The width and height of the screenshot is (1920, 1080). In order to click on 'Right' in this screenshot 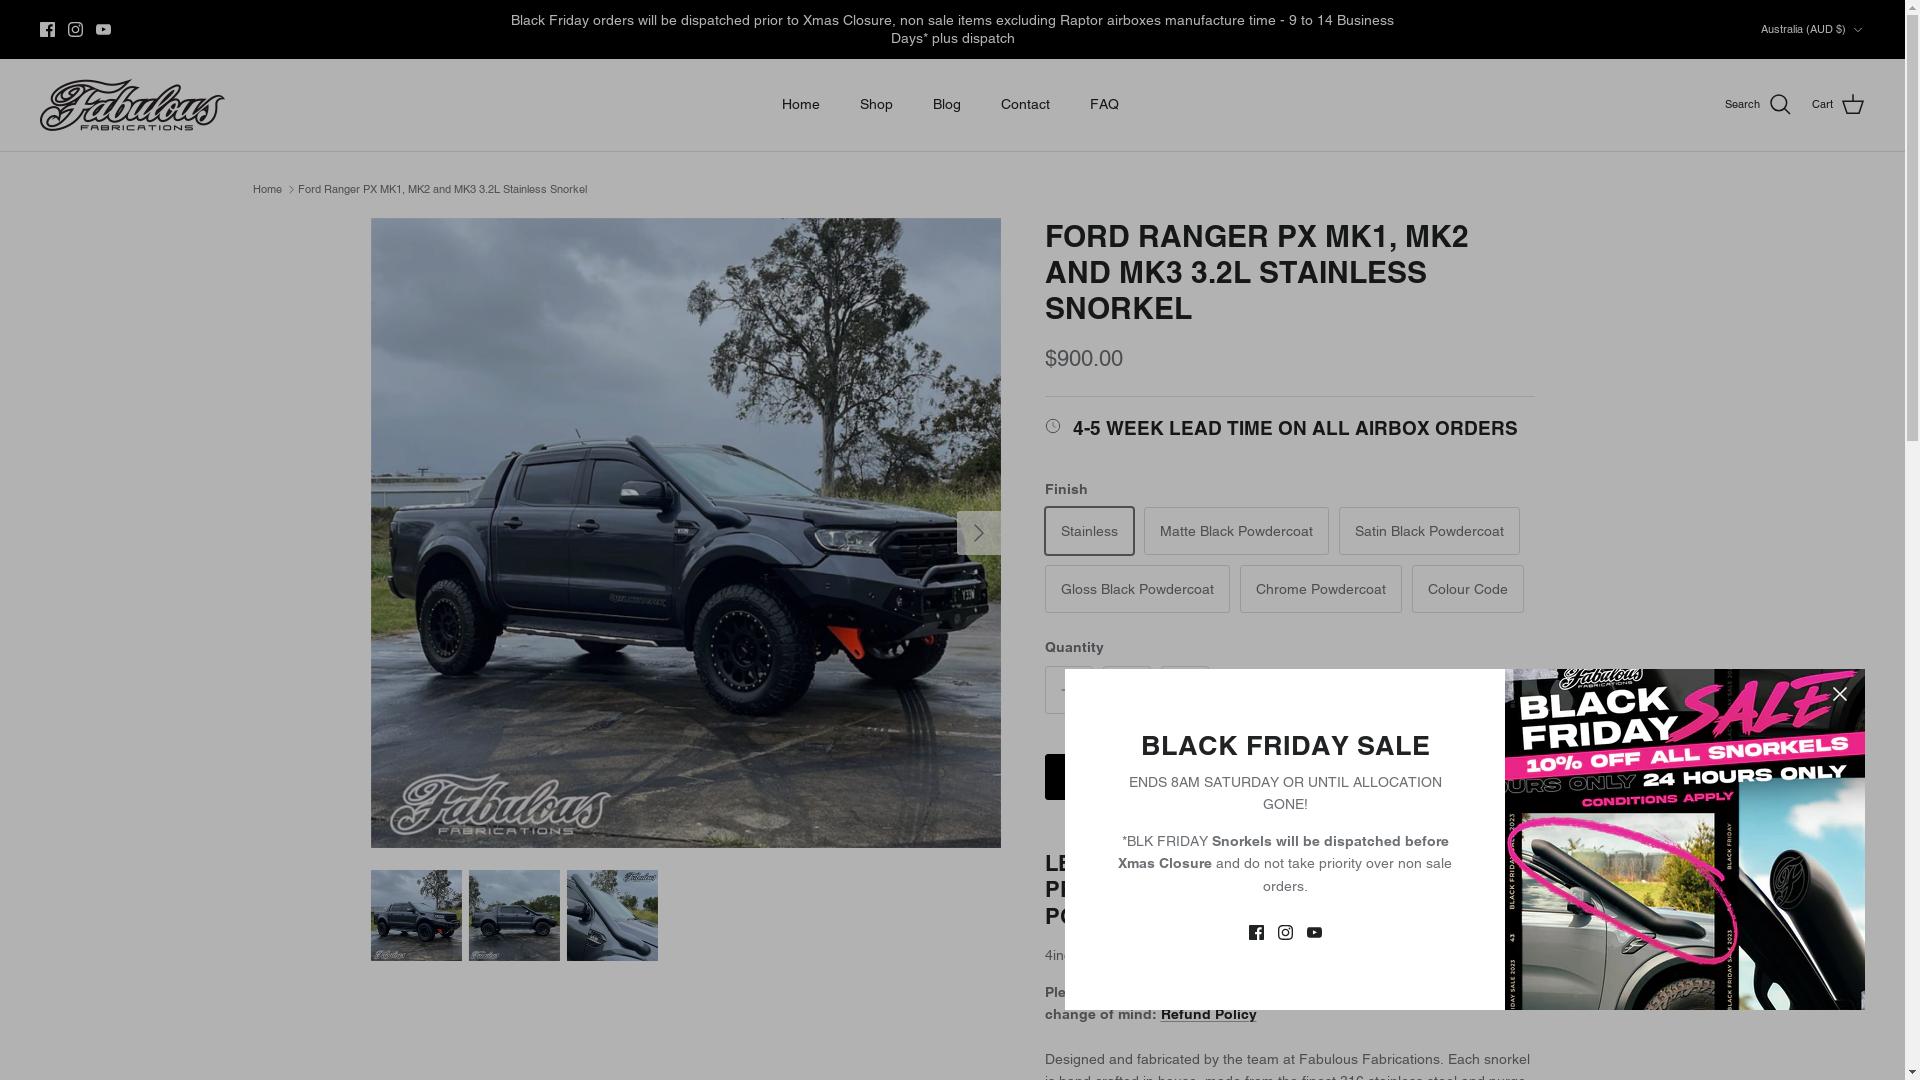, I will do `click(978, 531)`.